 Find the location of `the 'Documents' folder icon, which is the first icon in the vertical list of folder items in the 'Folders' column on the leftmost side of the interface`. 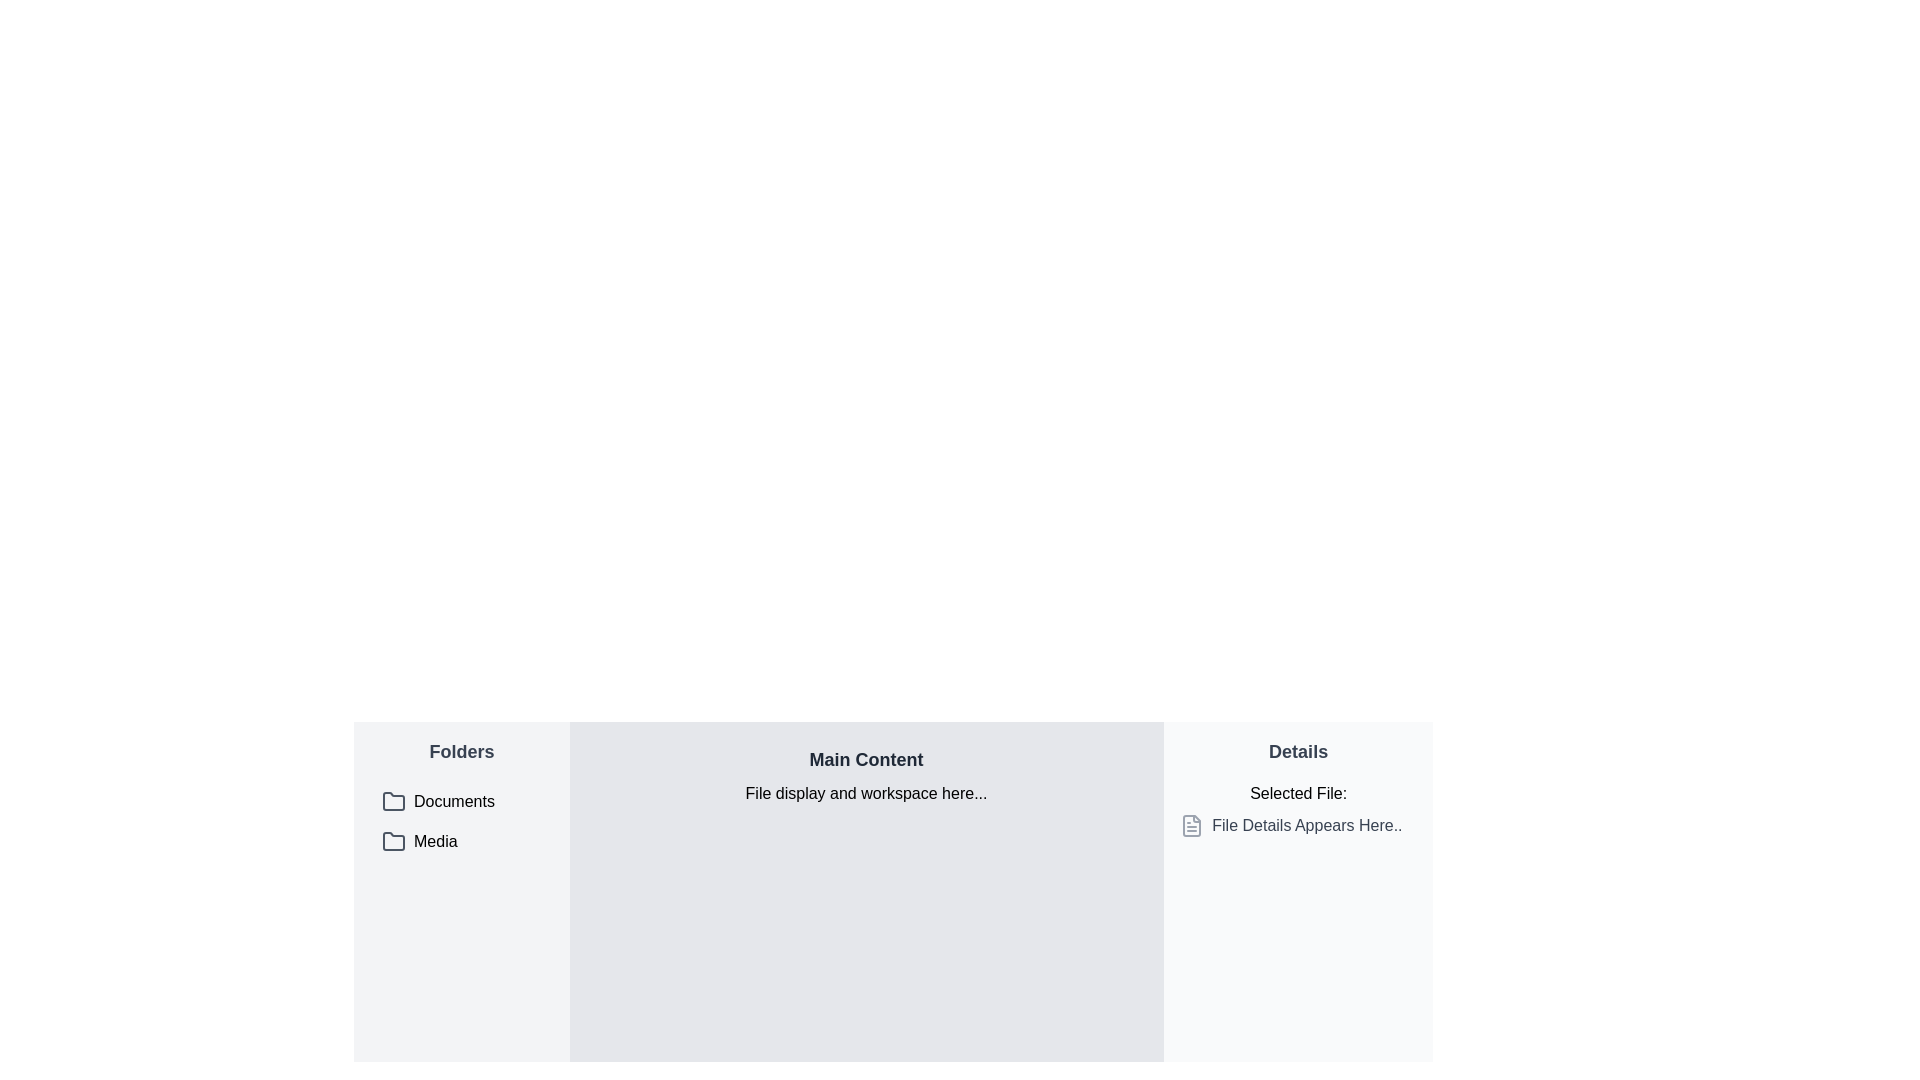

the 'Documents' folder icon, which is the first icon in the vertical list of folder items in the 'Folders' column on the leftmost side of the interface is located at coordinates (393, 801).